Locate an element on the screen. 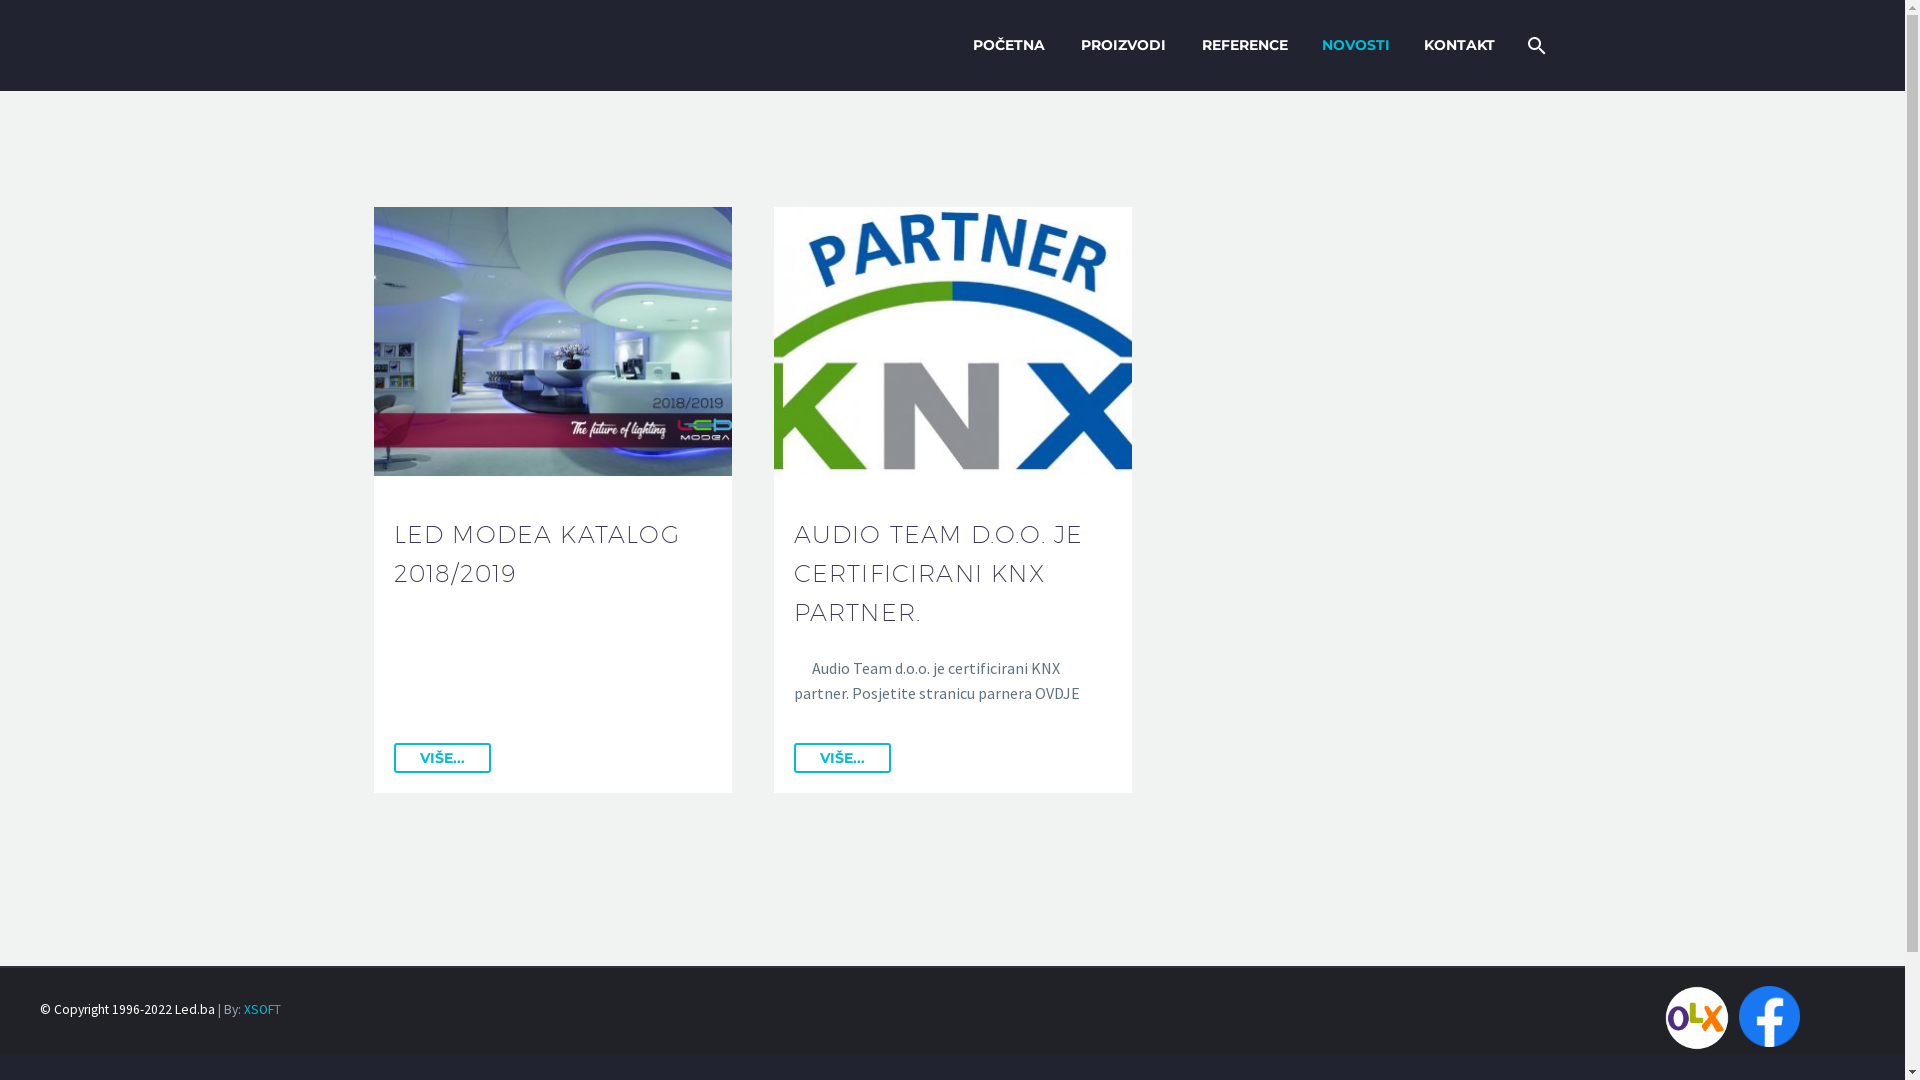  'XSOFT' is located at coordinates (261, 1009).